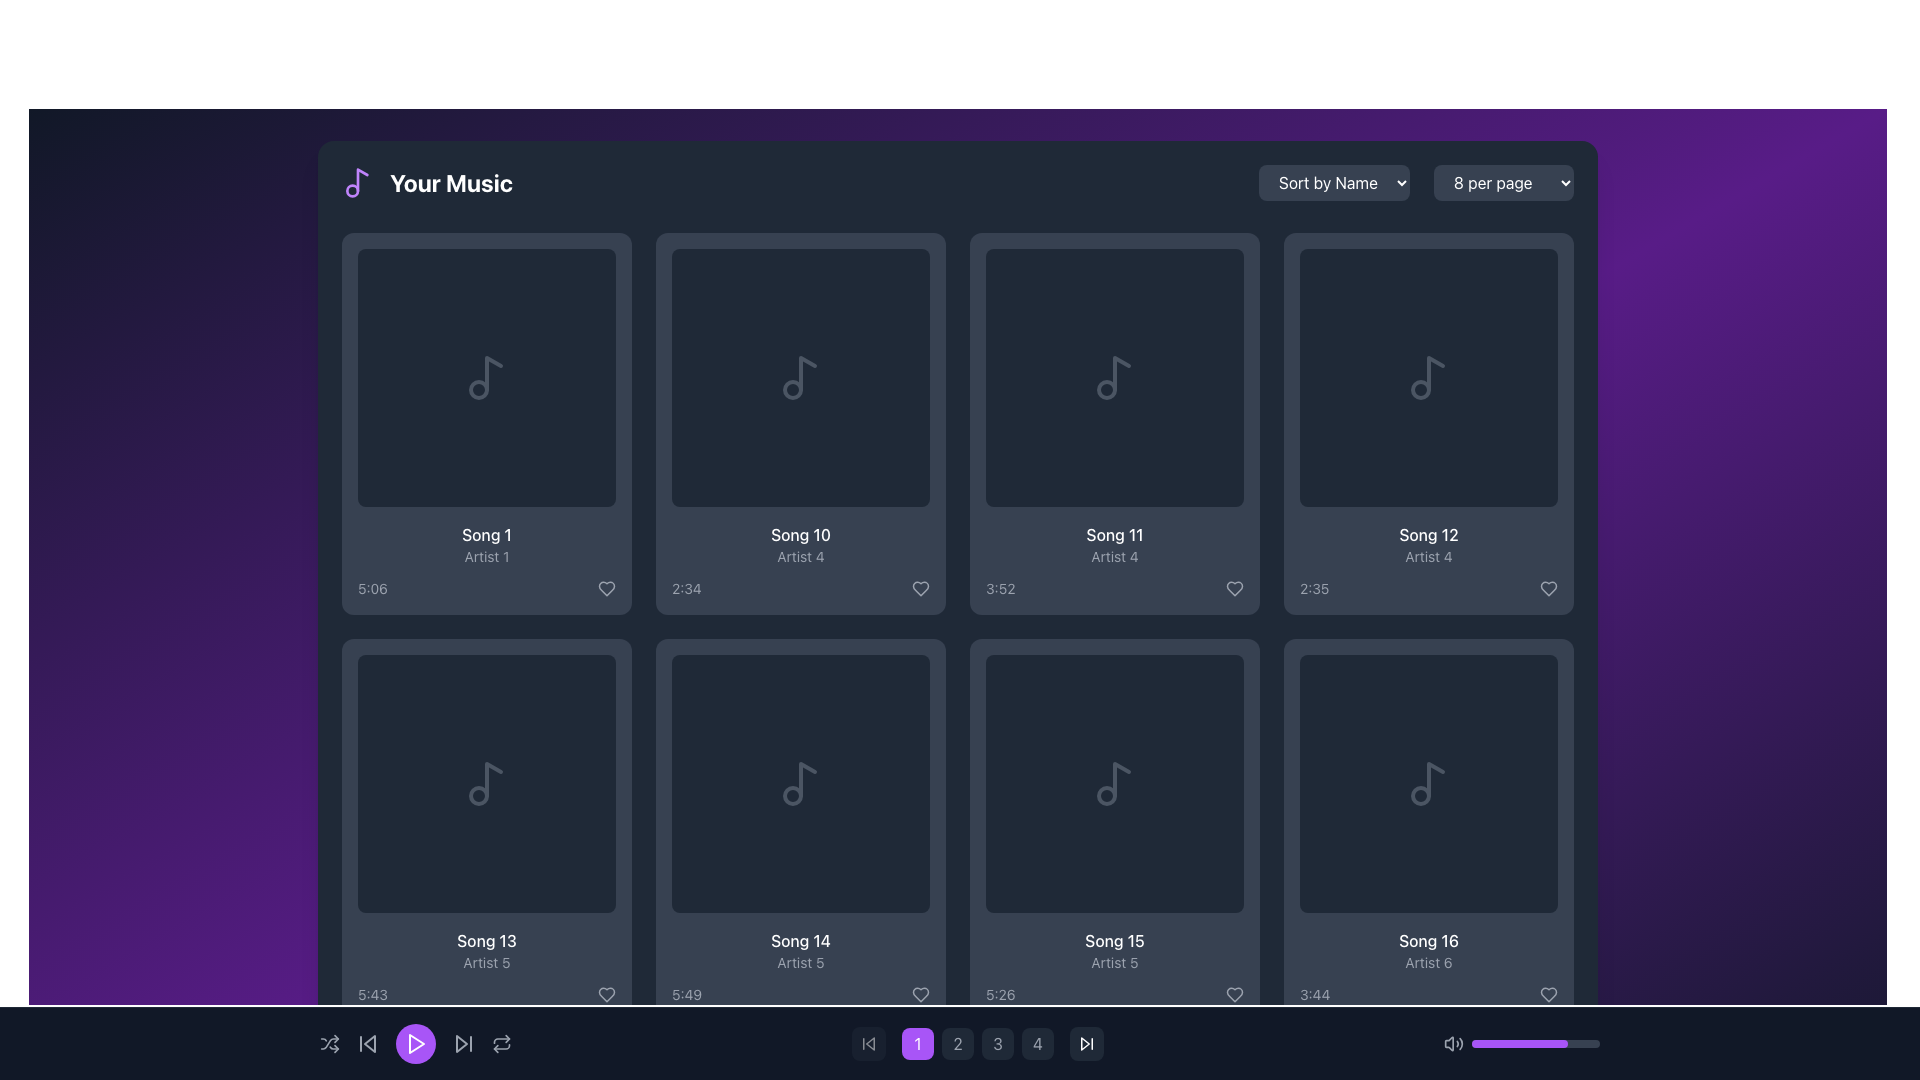 The image size is (1920, 1080). Describe the element at coordinates (416, 1043) in the screenshot. I see `the play button, which is a triangular 'play' icon located at the center of the playback control bar encased in a circular button` at that location.